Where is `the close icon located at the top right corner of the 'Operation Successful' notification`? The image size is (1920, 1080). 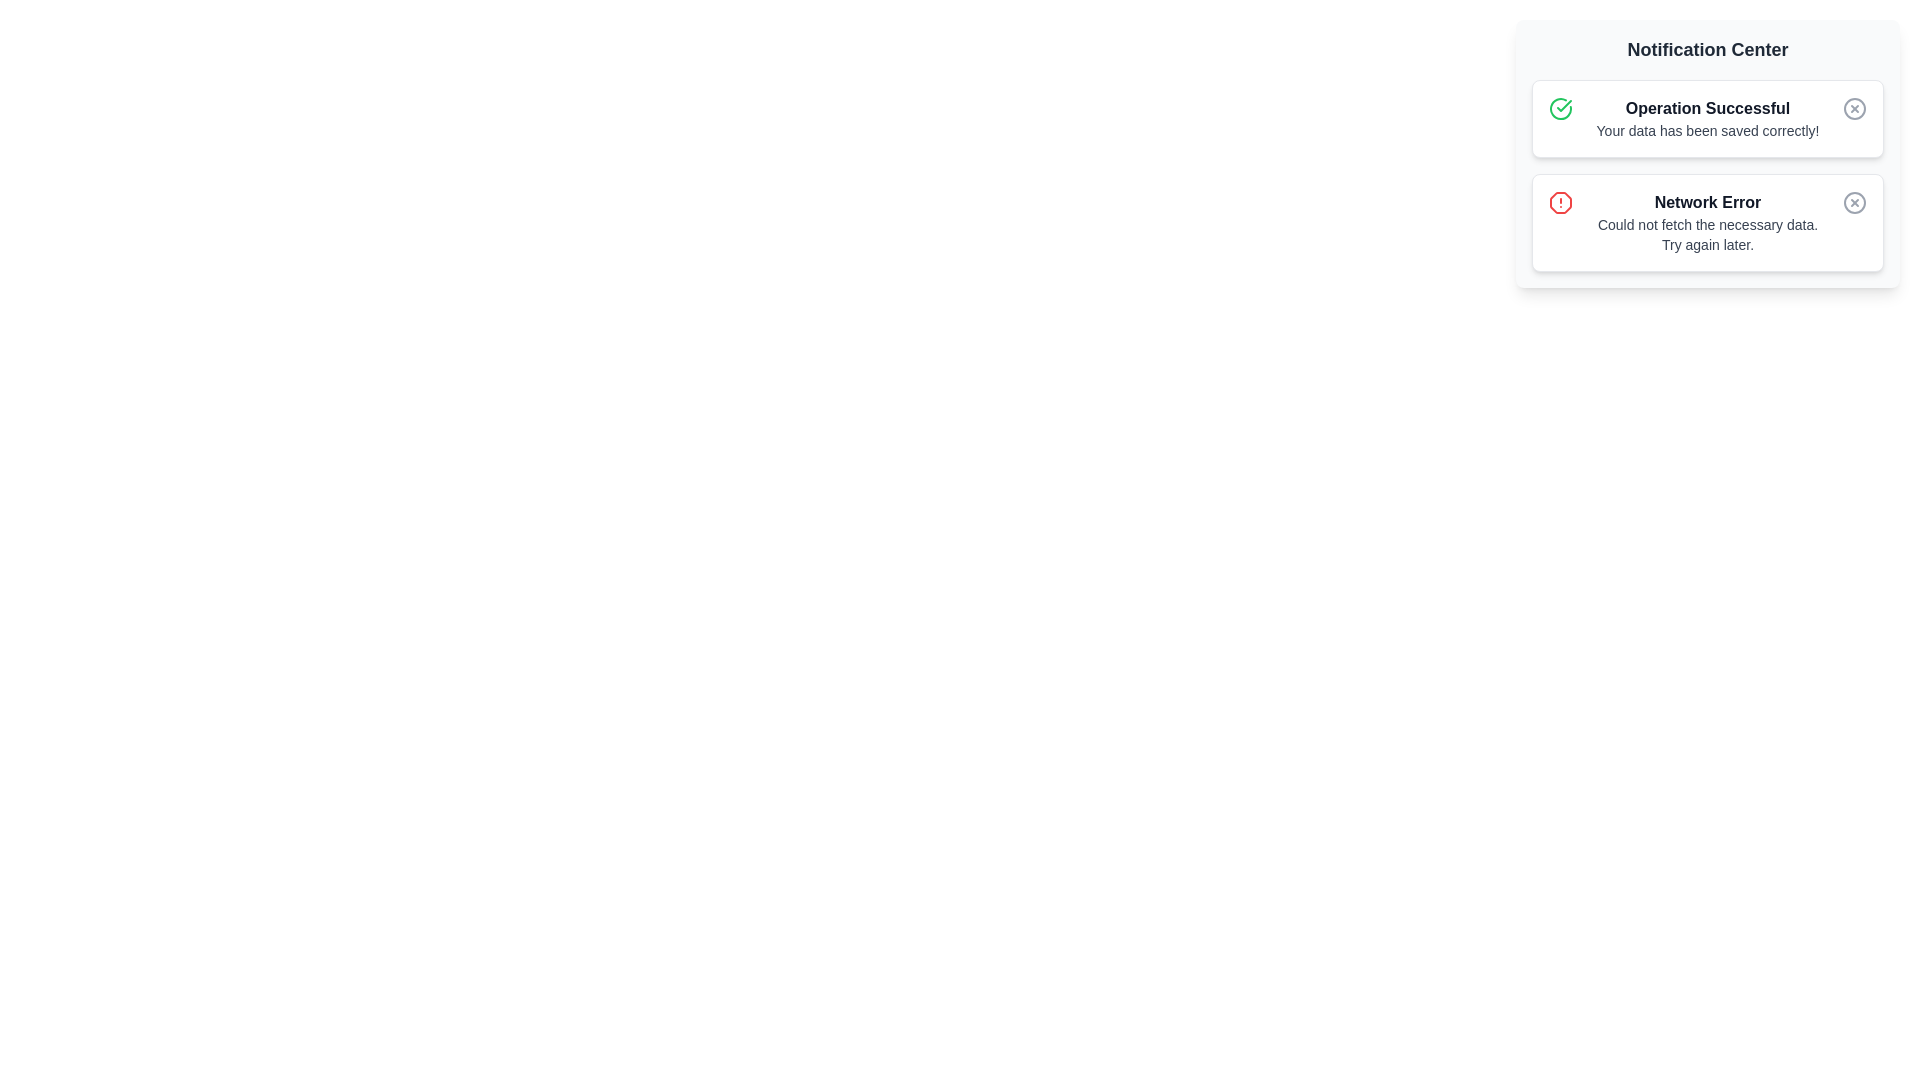 the close icon located at the top right corner of the 'Operation Successful' notification is located at coordinates (1853, 108).